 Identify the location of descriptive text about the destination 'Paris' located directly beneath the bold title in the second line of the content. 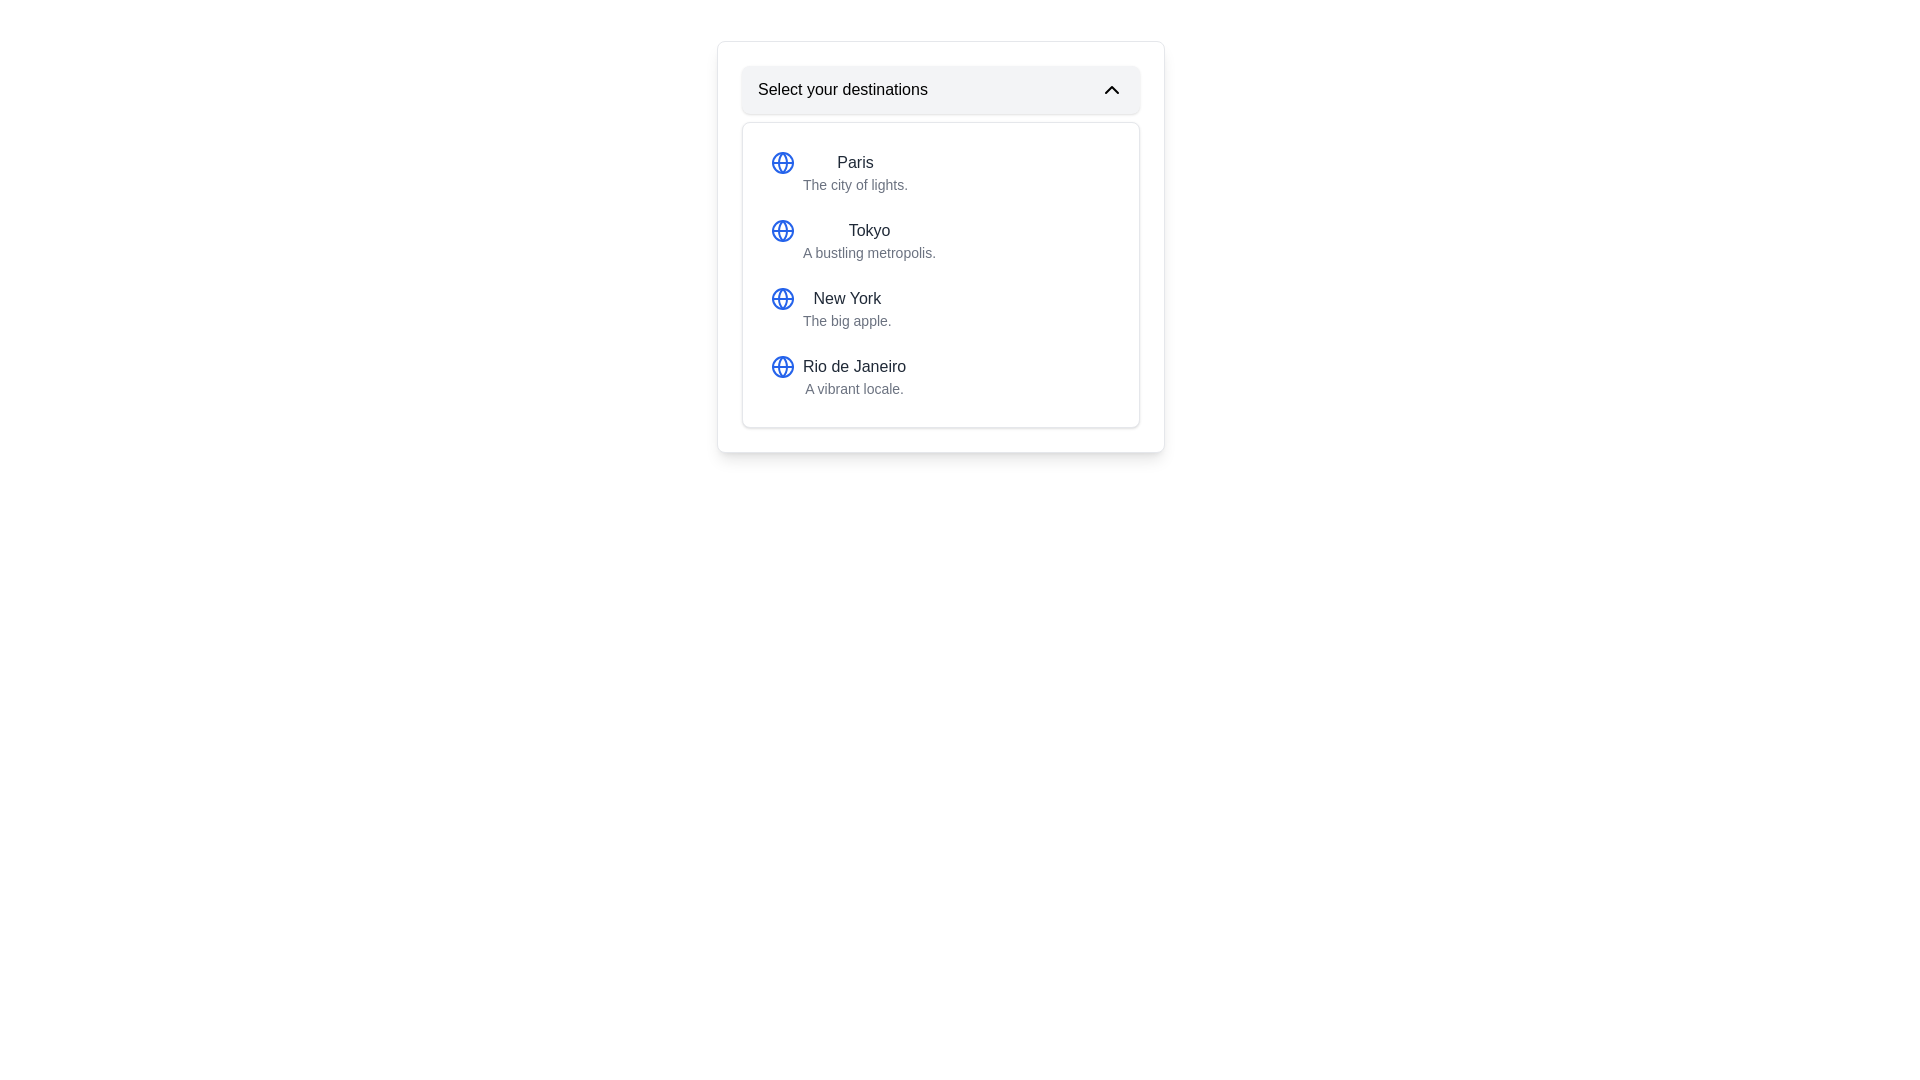
(855, 185).